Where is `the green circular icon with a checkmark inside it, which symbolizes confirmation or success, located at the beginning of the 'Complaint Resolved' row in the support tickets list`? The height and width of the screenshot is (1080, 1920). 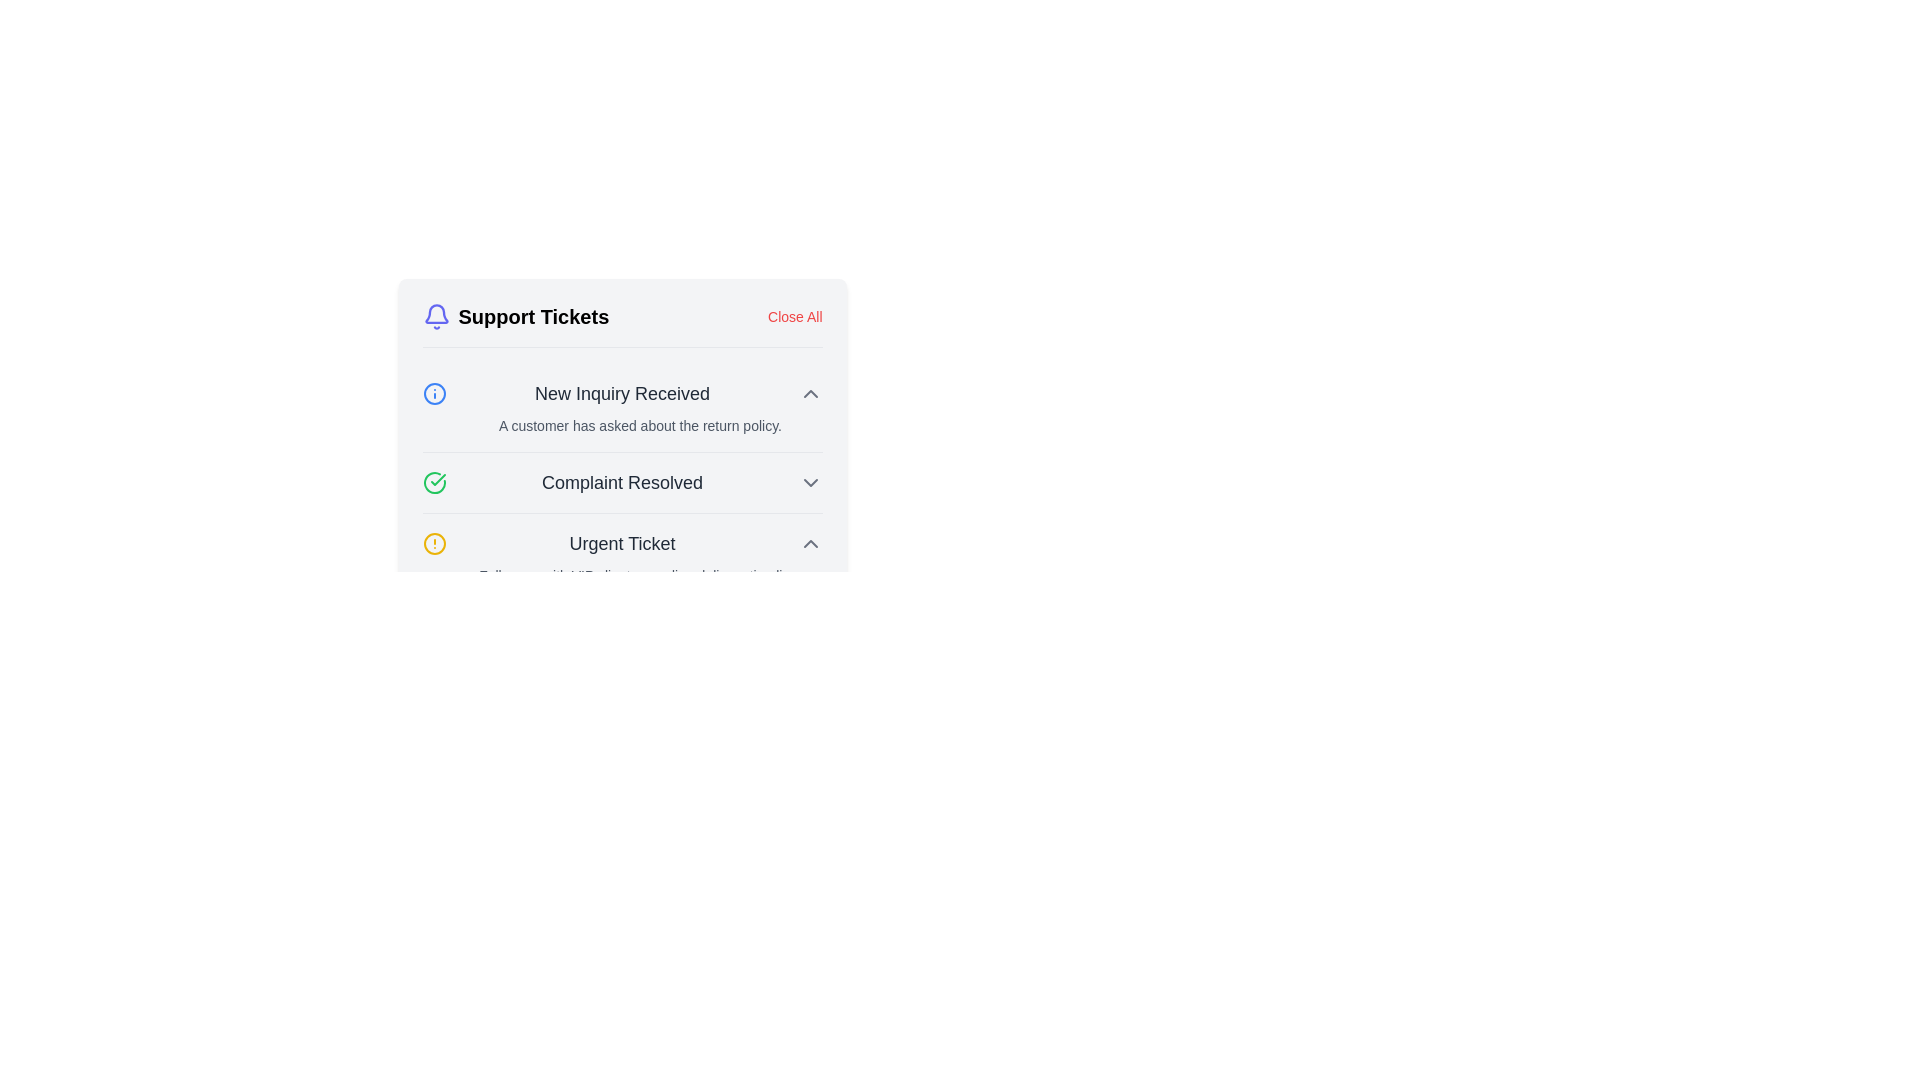
the green circular icon with a checkmark inside it, which symbolizes confirmation or success, located at the beginning of the 'Complaint Resolved' row in the support tickets list is located at coordinates (433, 482).